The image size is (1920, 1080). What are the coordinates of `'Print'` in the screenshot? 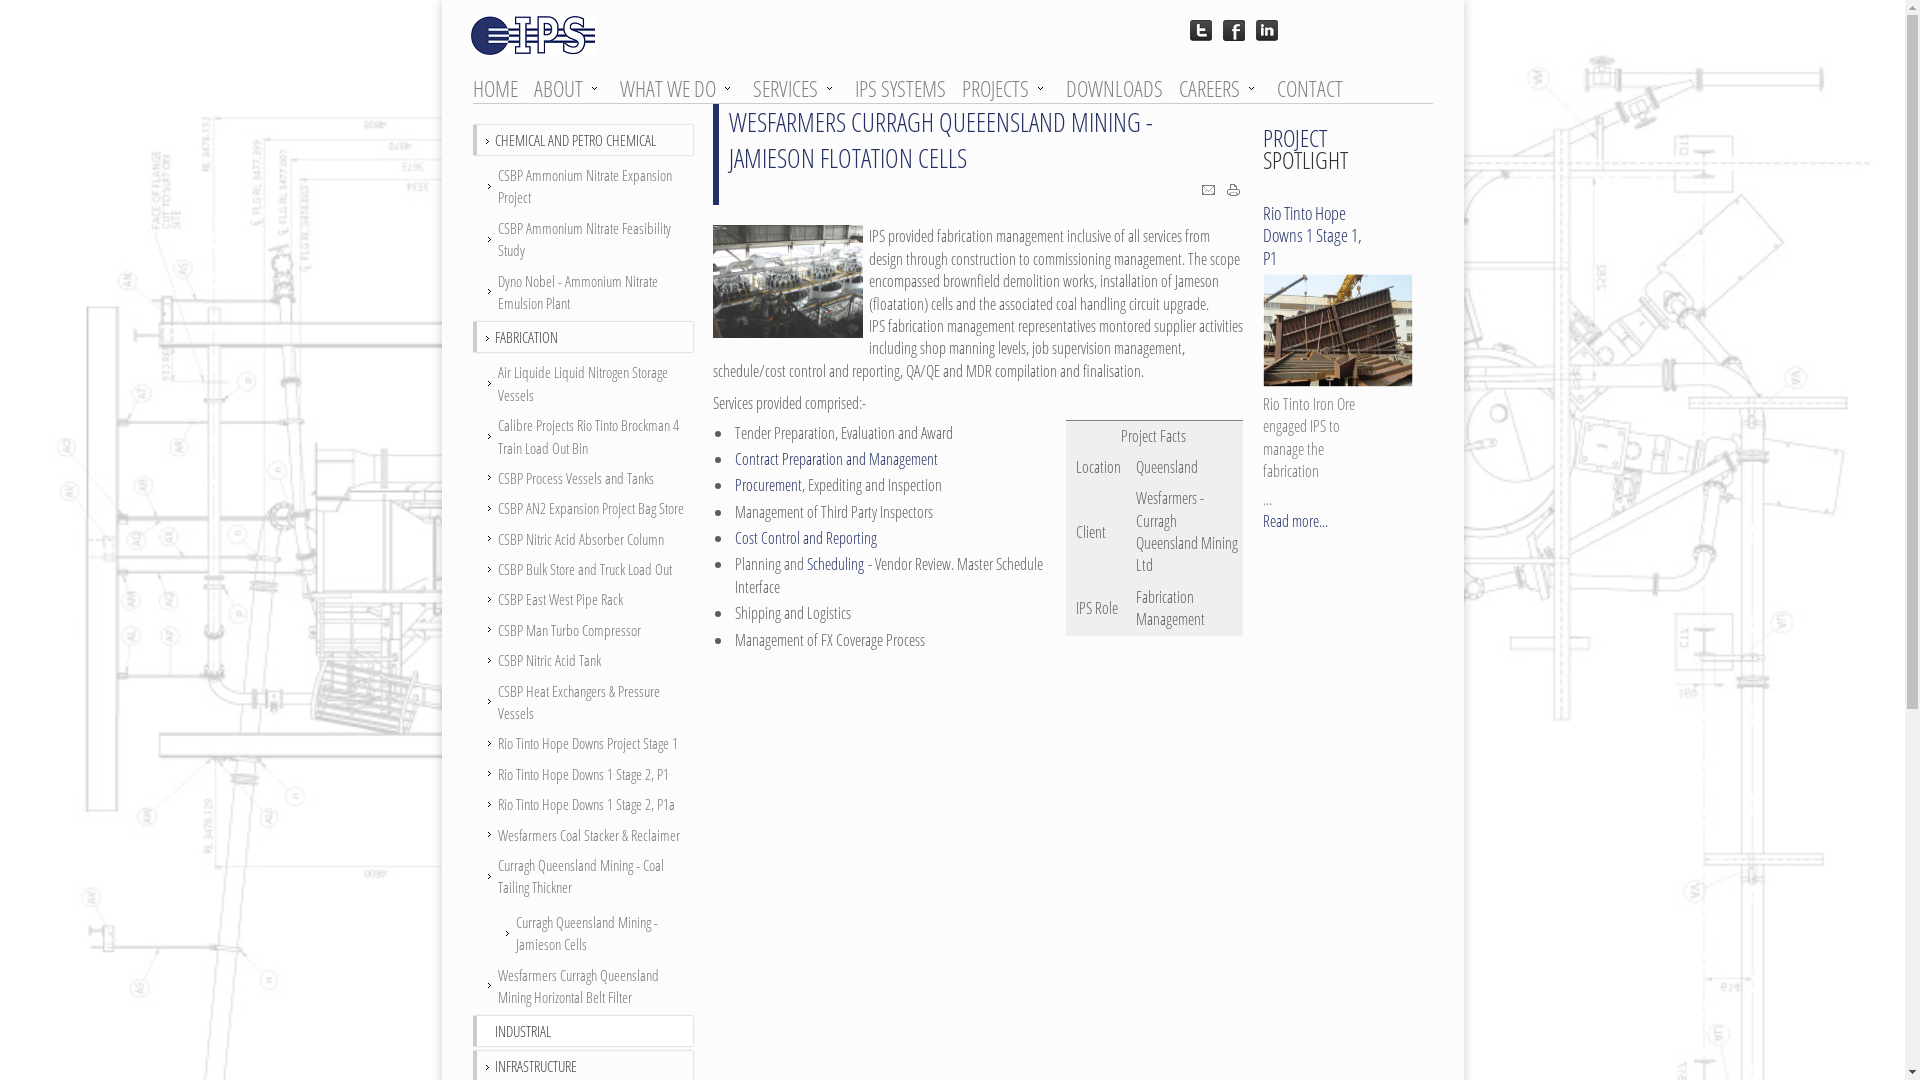 It's located at (1232, 192).